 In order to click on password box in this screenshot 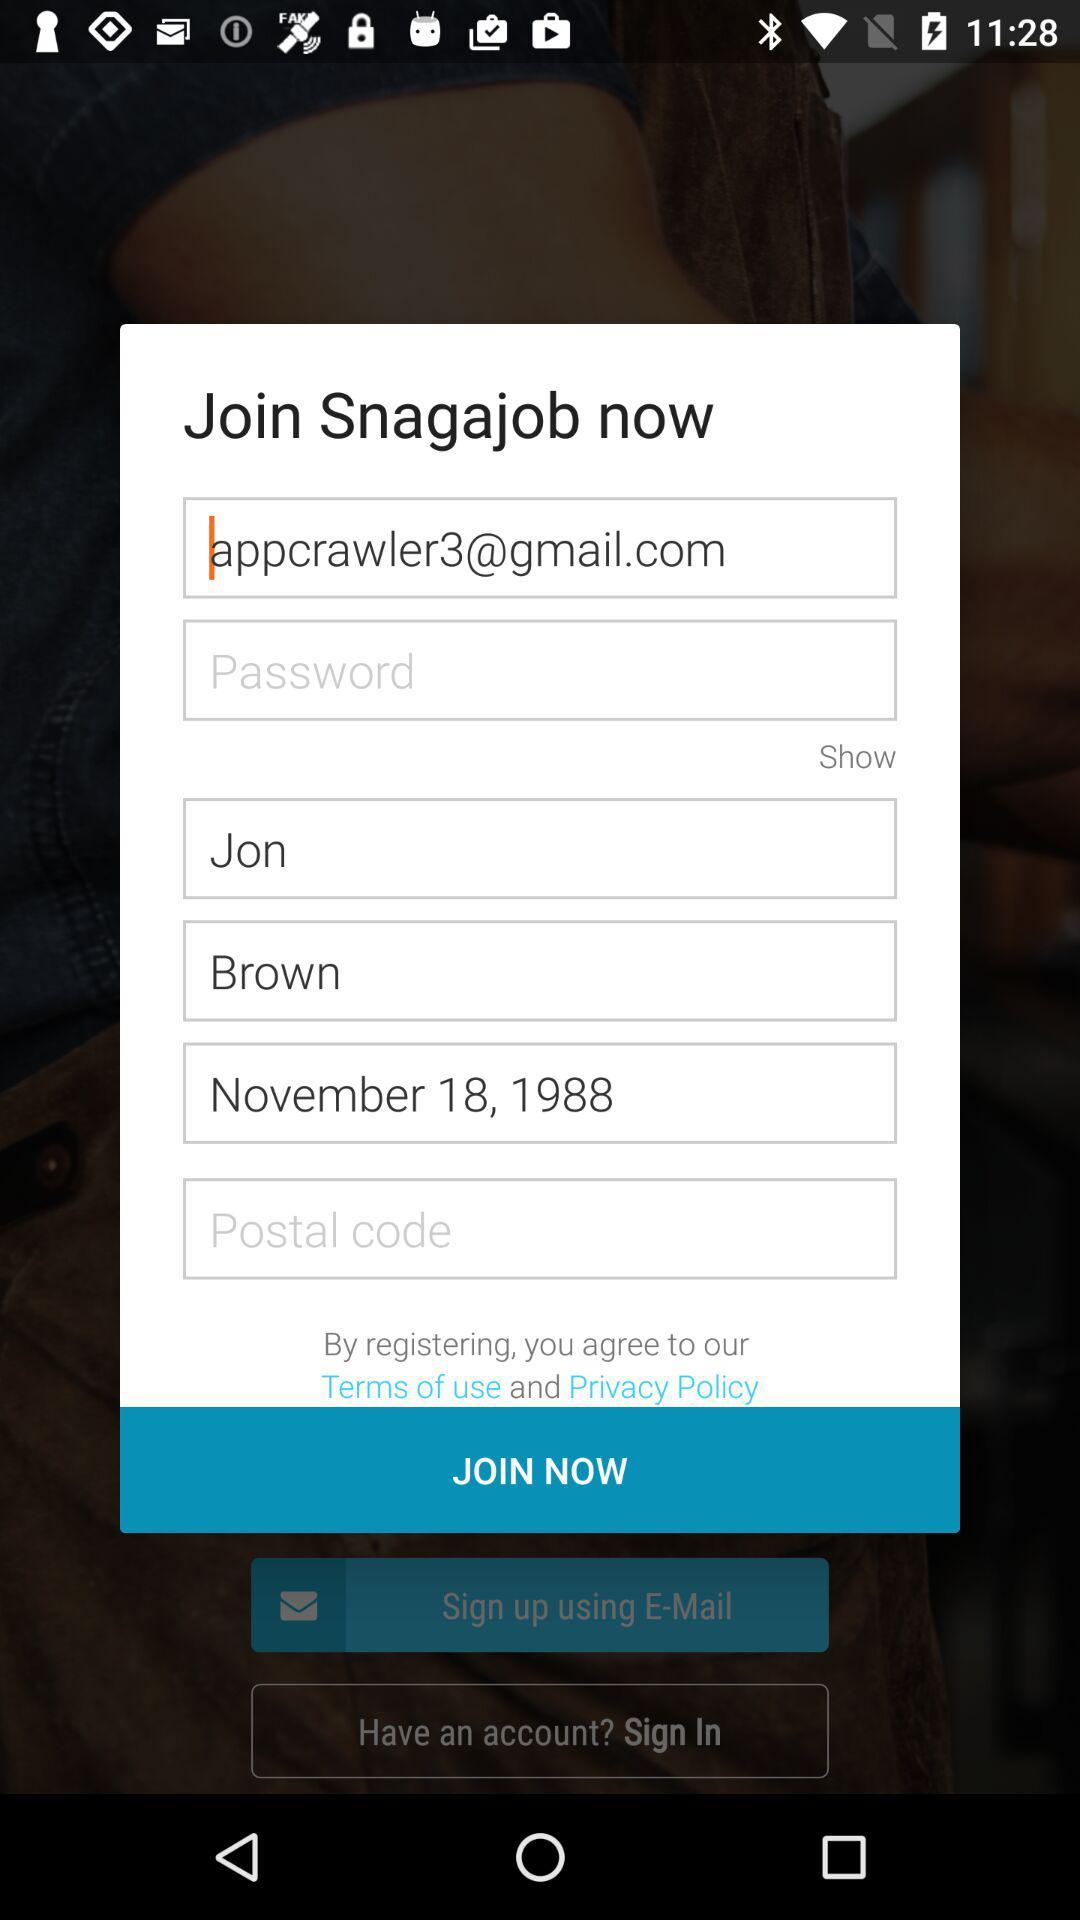, I will do `click(540, 670)`.